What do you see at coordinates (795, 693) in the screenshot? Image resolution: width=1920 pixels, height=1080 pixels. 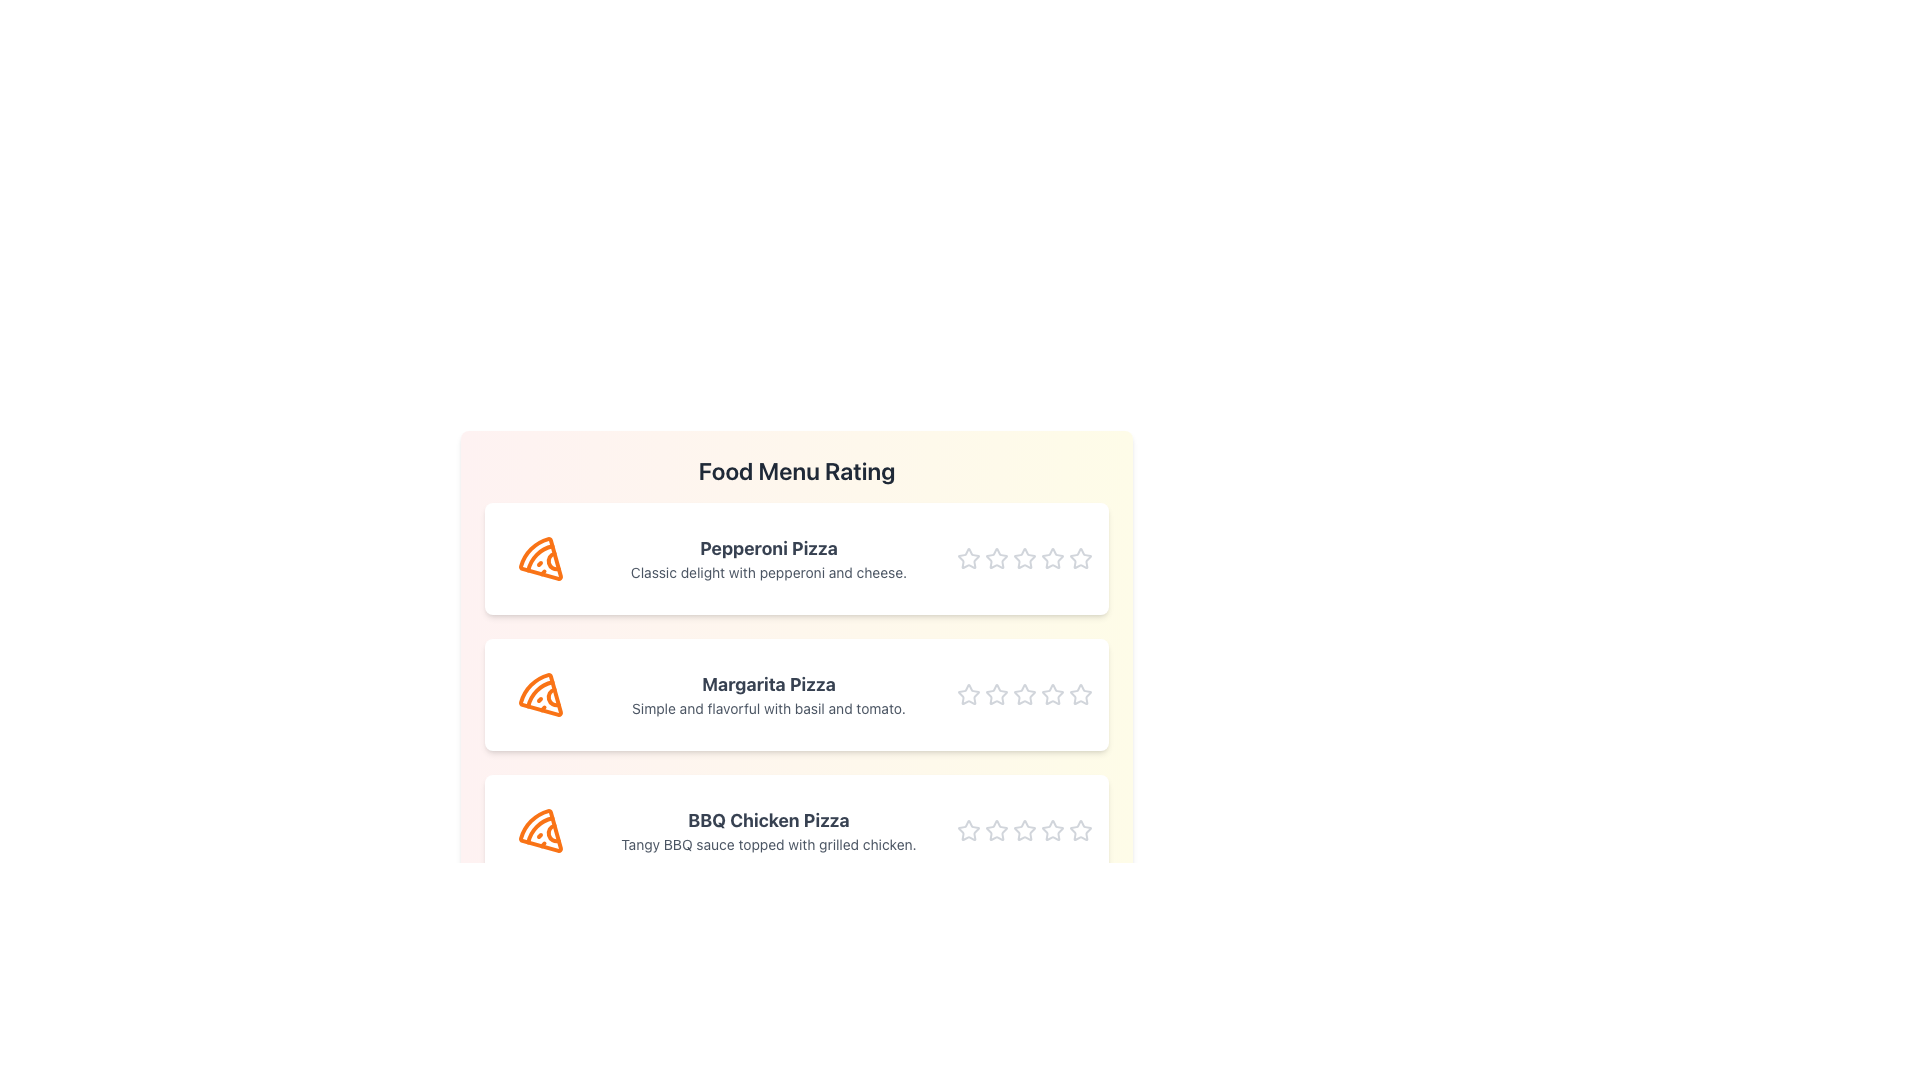 I see `a menu item from the vertical list displaying dishes with details such as names, descriptions, and ratings` at bounding box center [795, 693].